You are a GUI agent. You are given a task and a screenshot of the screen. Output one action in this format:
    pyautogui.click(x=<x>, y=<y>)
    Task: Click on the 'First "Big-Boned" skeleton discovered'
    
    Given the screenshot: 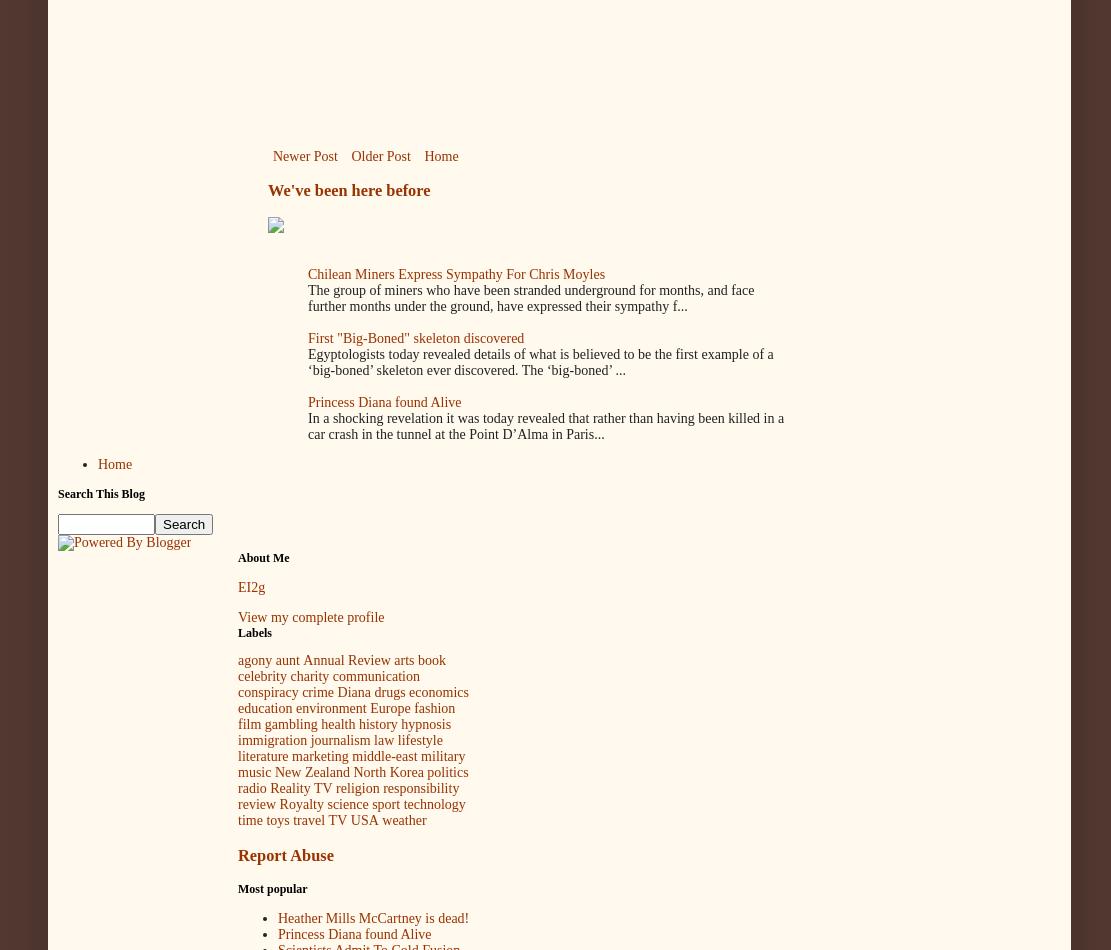 What is the action you would take?
    pyautogui.click(x=415, y=337)
    